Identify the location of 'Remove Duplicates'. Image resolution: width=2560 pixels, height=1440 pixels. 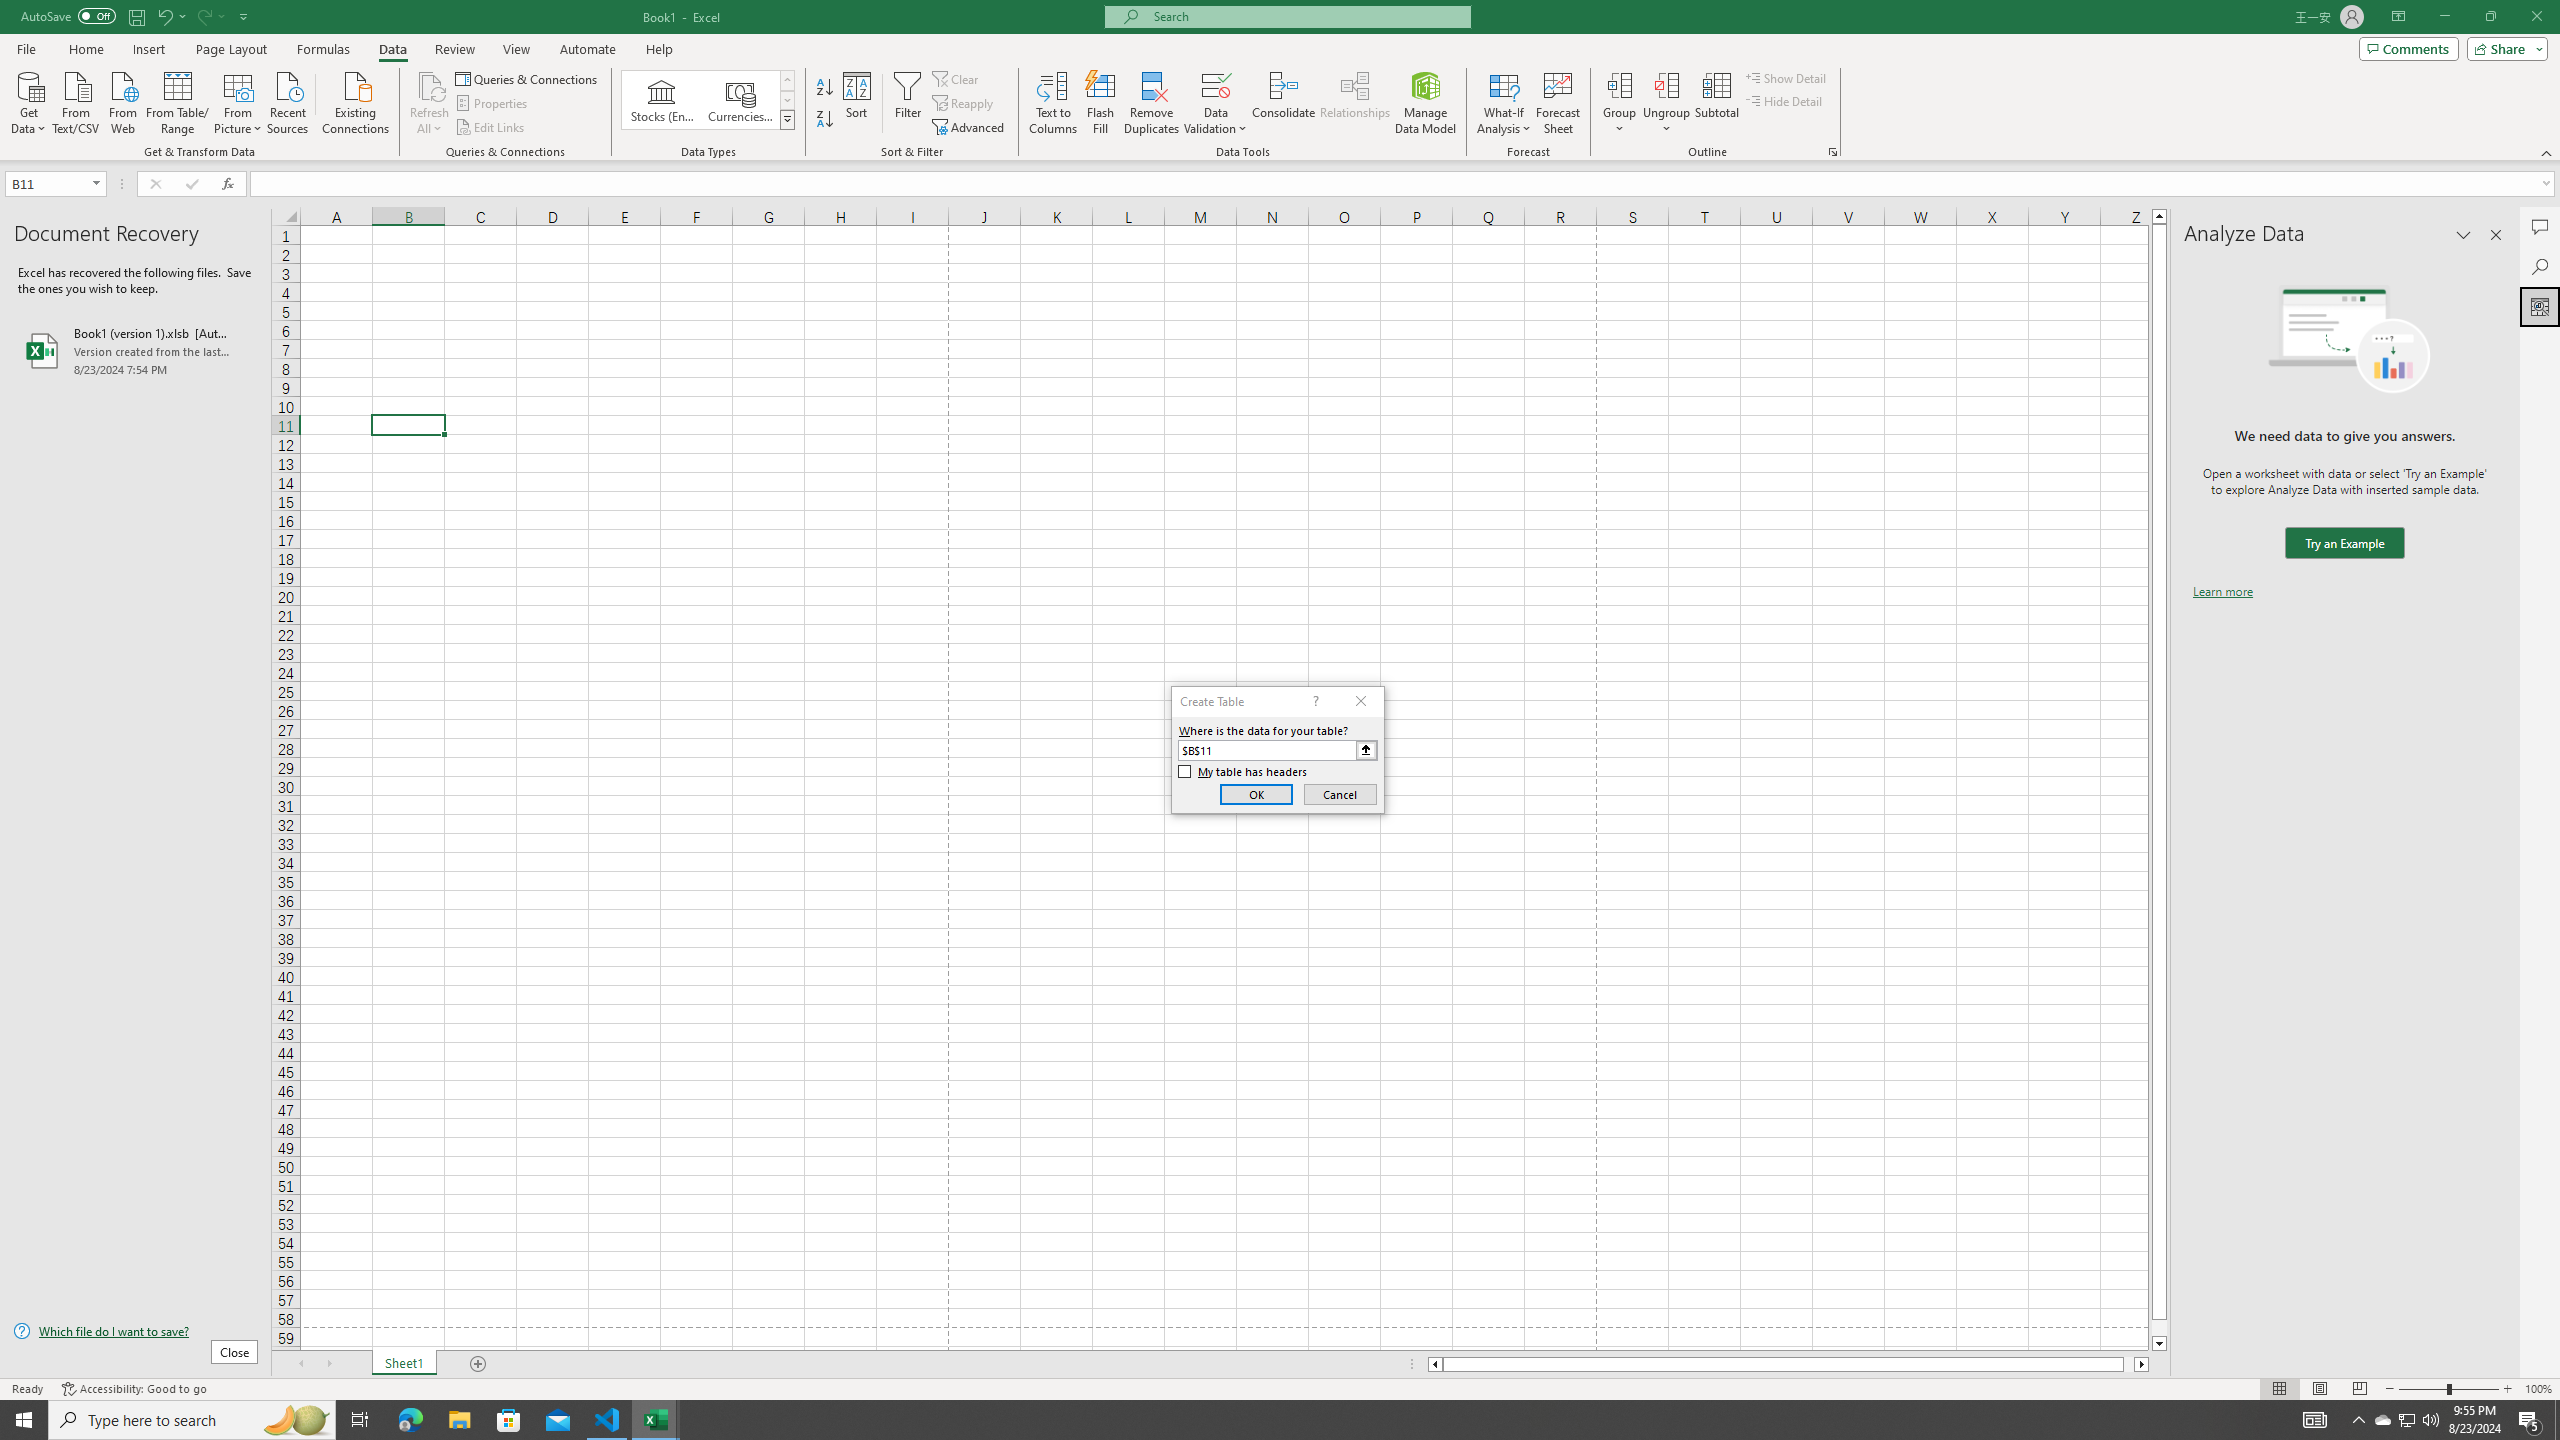
(1151, 103).